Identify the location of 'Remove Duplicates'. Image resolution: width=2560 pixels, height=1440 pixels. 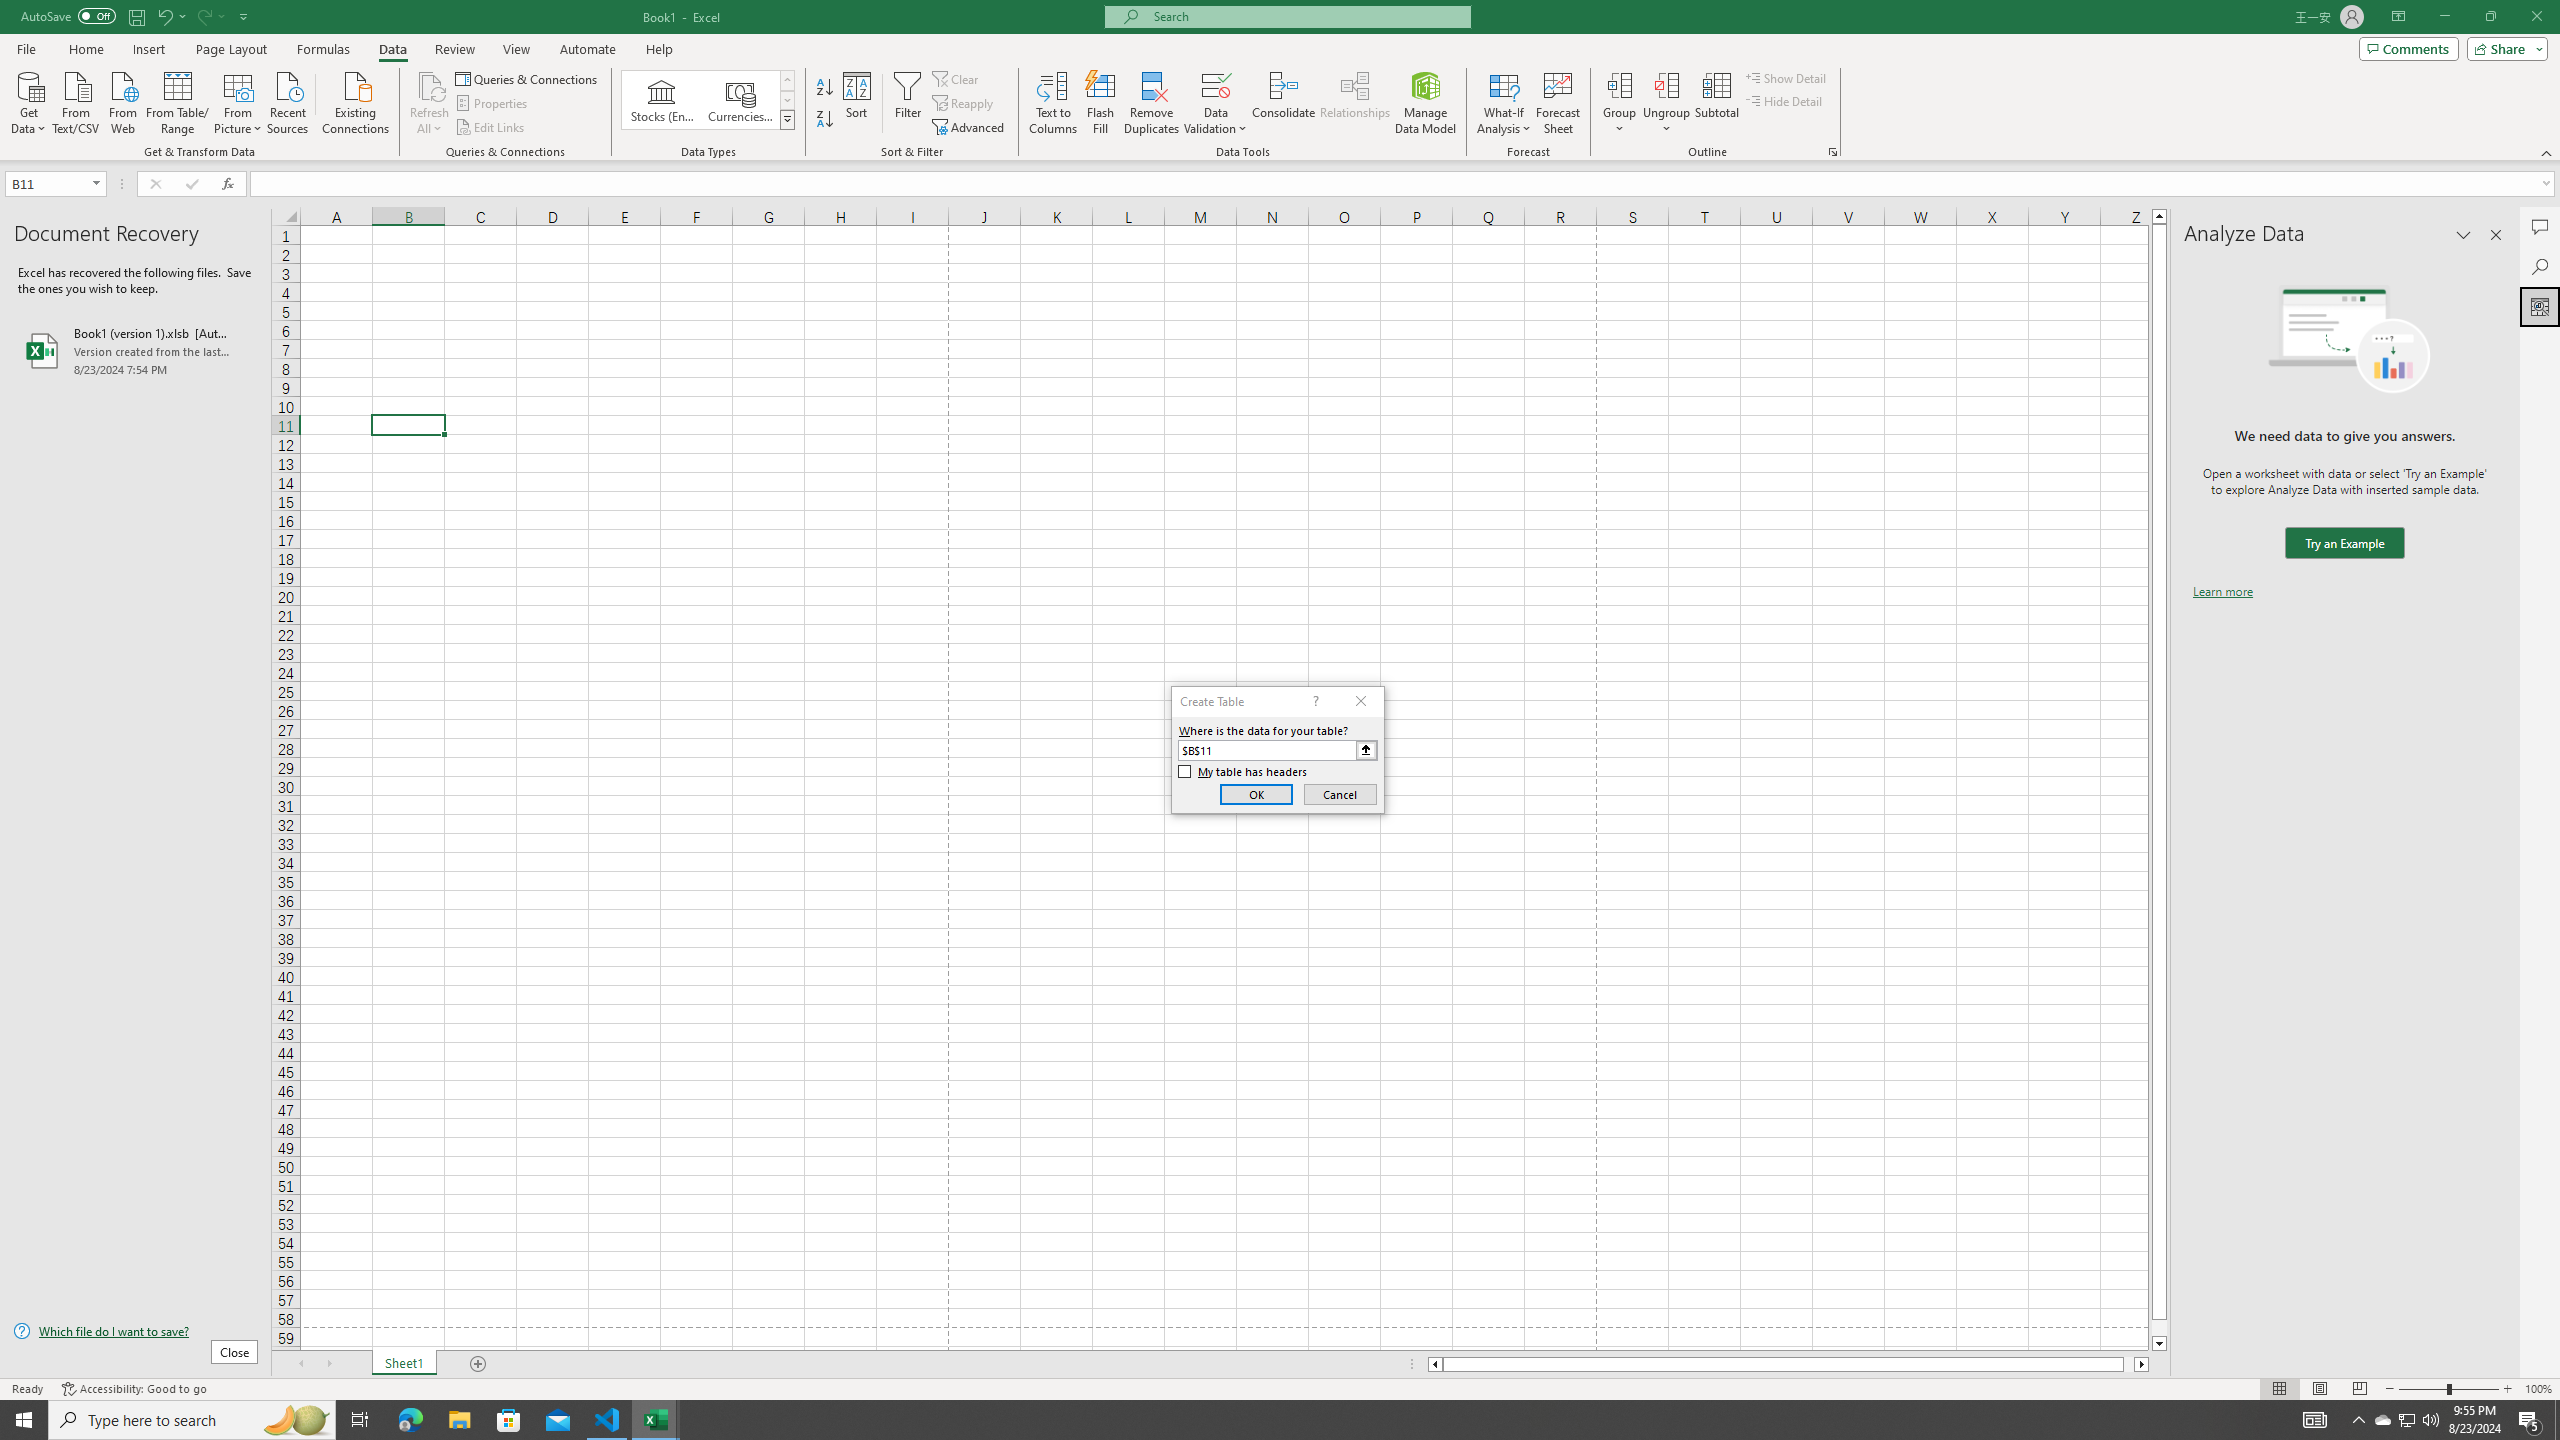
(1151, 103).